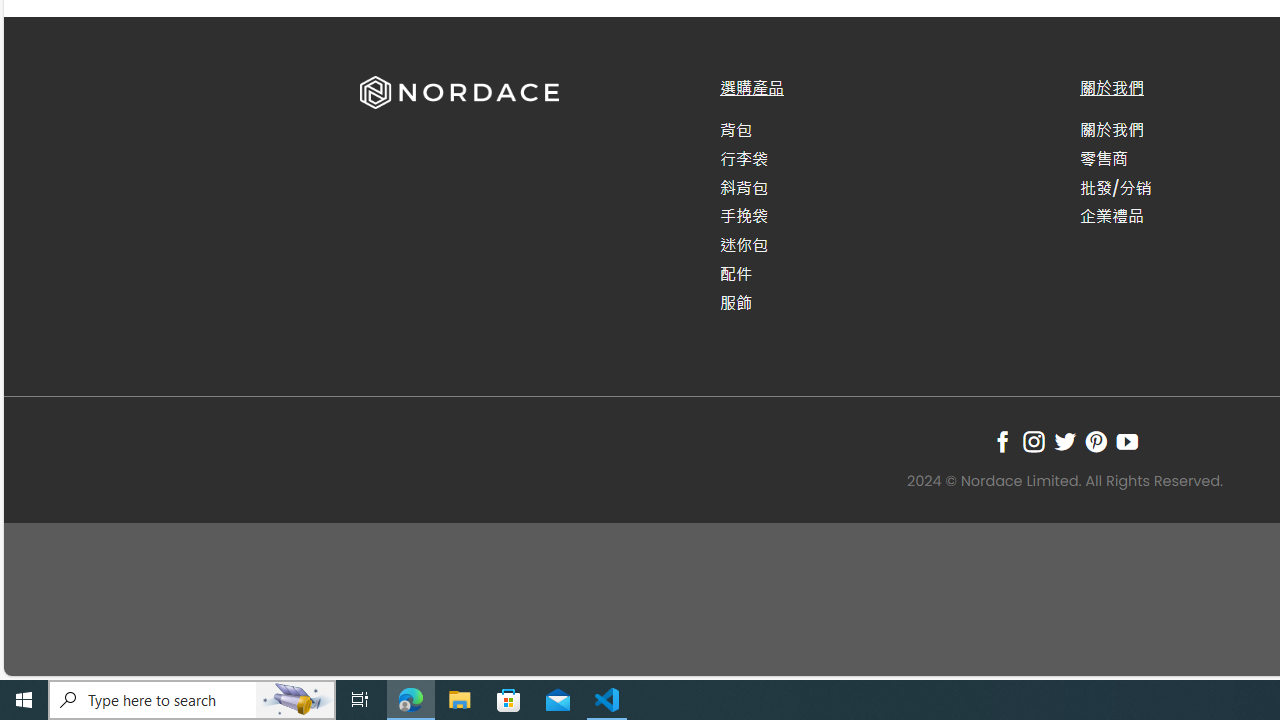 The height and width of the screenshot is (720, 1280). Describe the element at coordinates (1002, 440) in the screenshot. I see `'Follow on Facebook'` at that location.